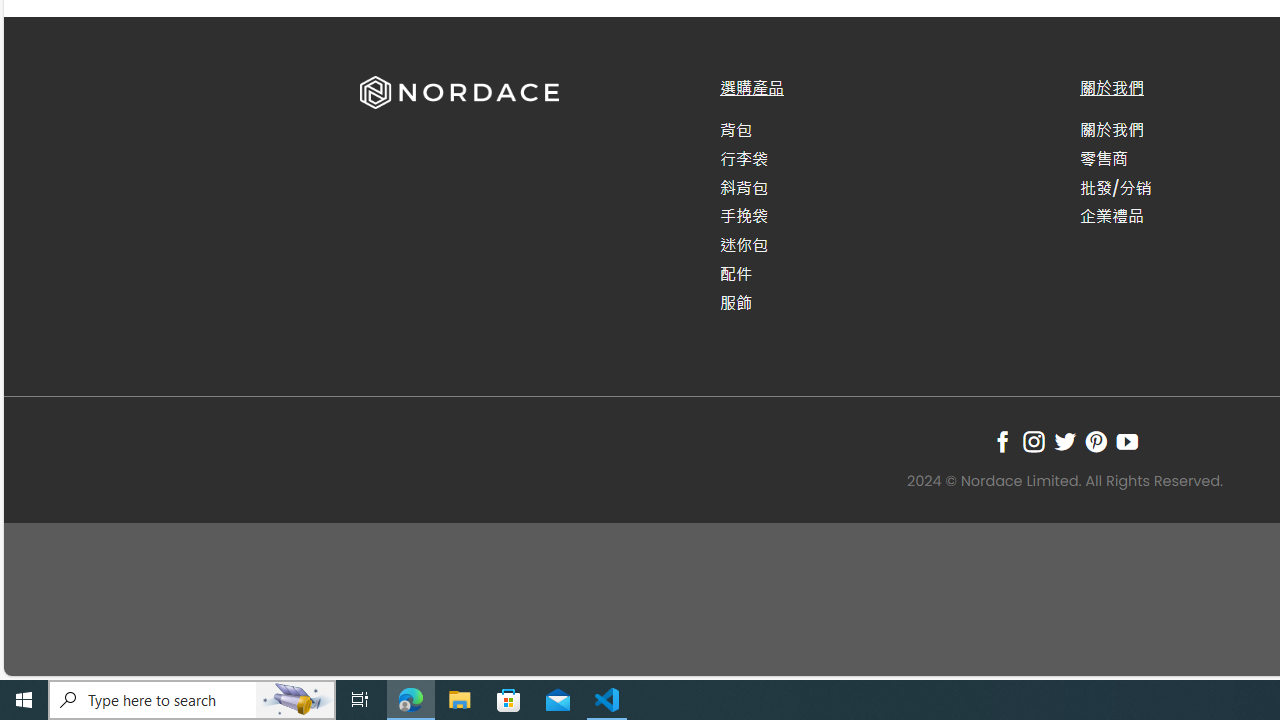 The height and width of the screenshot is (720, 1280). Describe the element at coordinates (1002, 440) in the screenshot. I see `'Follow on Facebook'` at that location.